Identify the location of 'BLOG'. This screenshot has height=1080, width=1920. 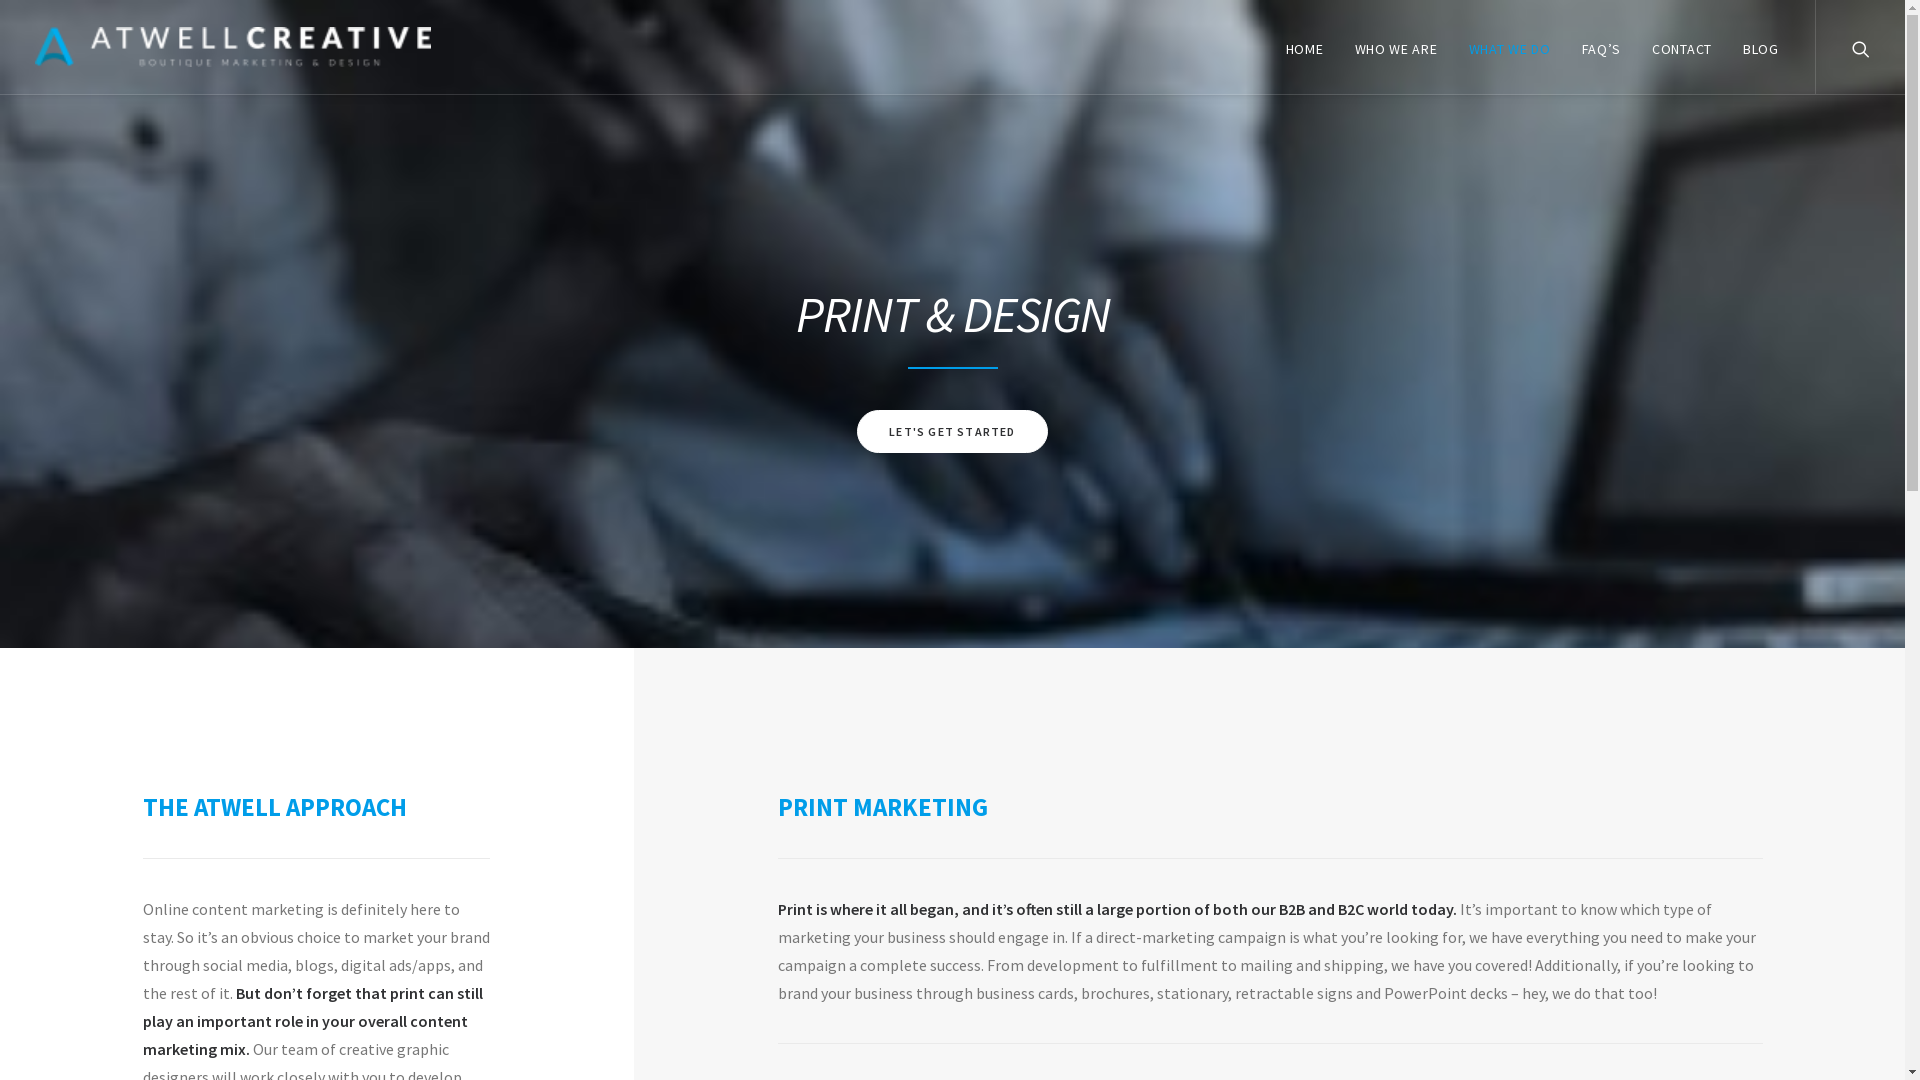
(1727, 45).